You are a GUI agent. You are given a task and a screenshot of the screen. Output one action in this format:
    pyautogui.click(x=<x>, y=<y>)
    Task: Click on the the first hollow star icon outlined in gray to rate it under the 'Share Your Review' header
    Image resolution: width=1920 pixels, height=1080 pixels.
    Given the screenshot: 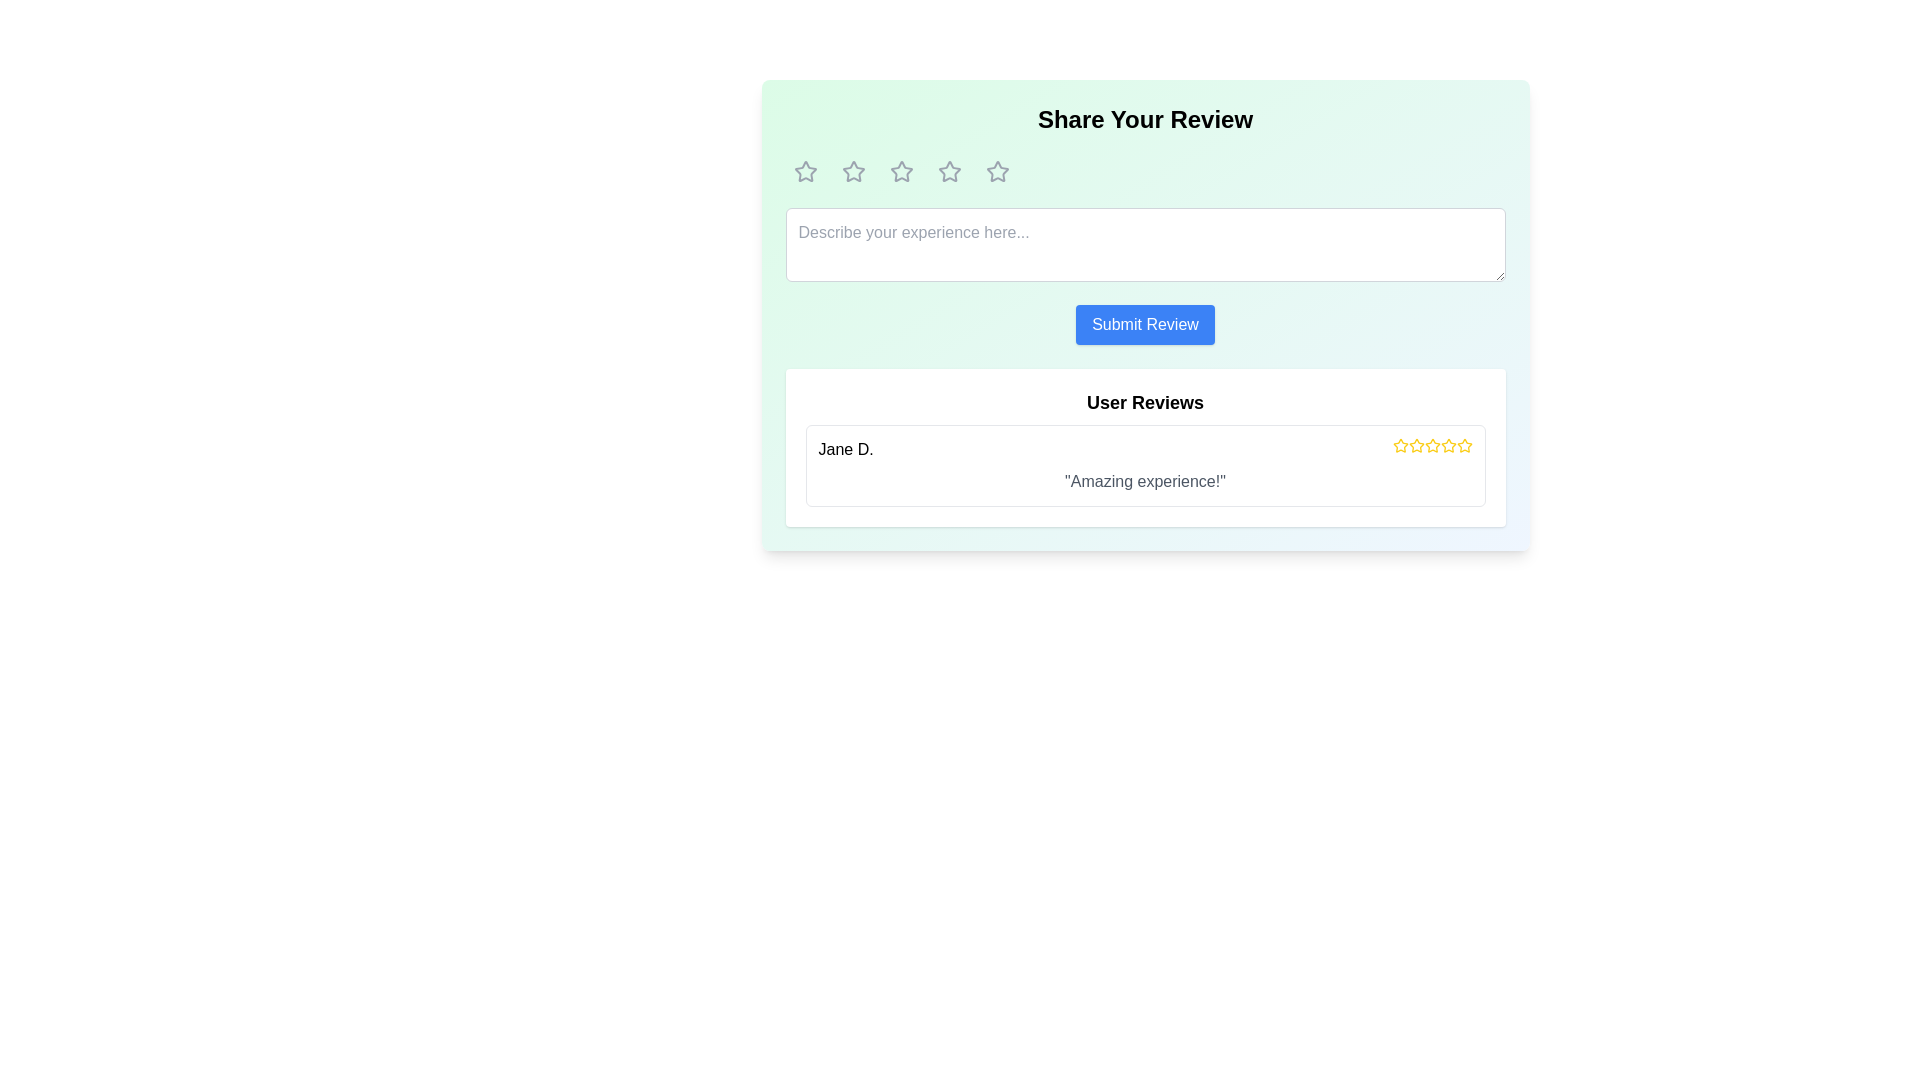 What is the action you would take?
    pyautogui.click(x=805, y=171)
    